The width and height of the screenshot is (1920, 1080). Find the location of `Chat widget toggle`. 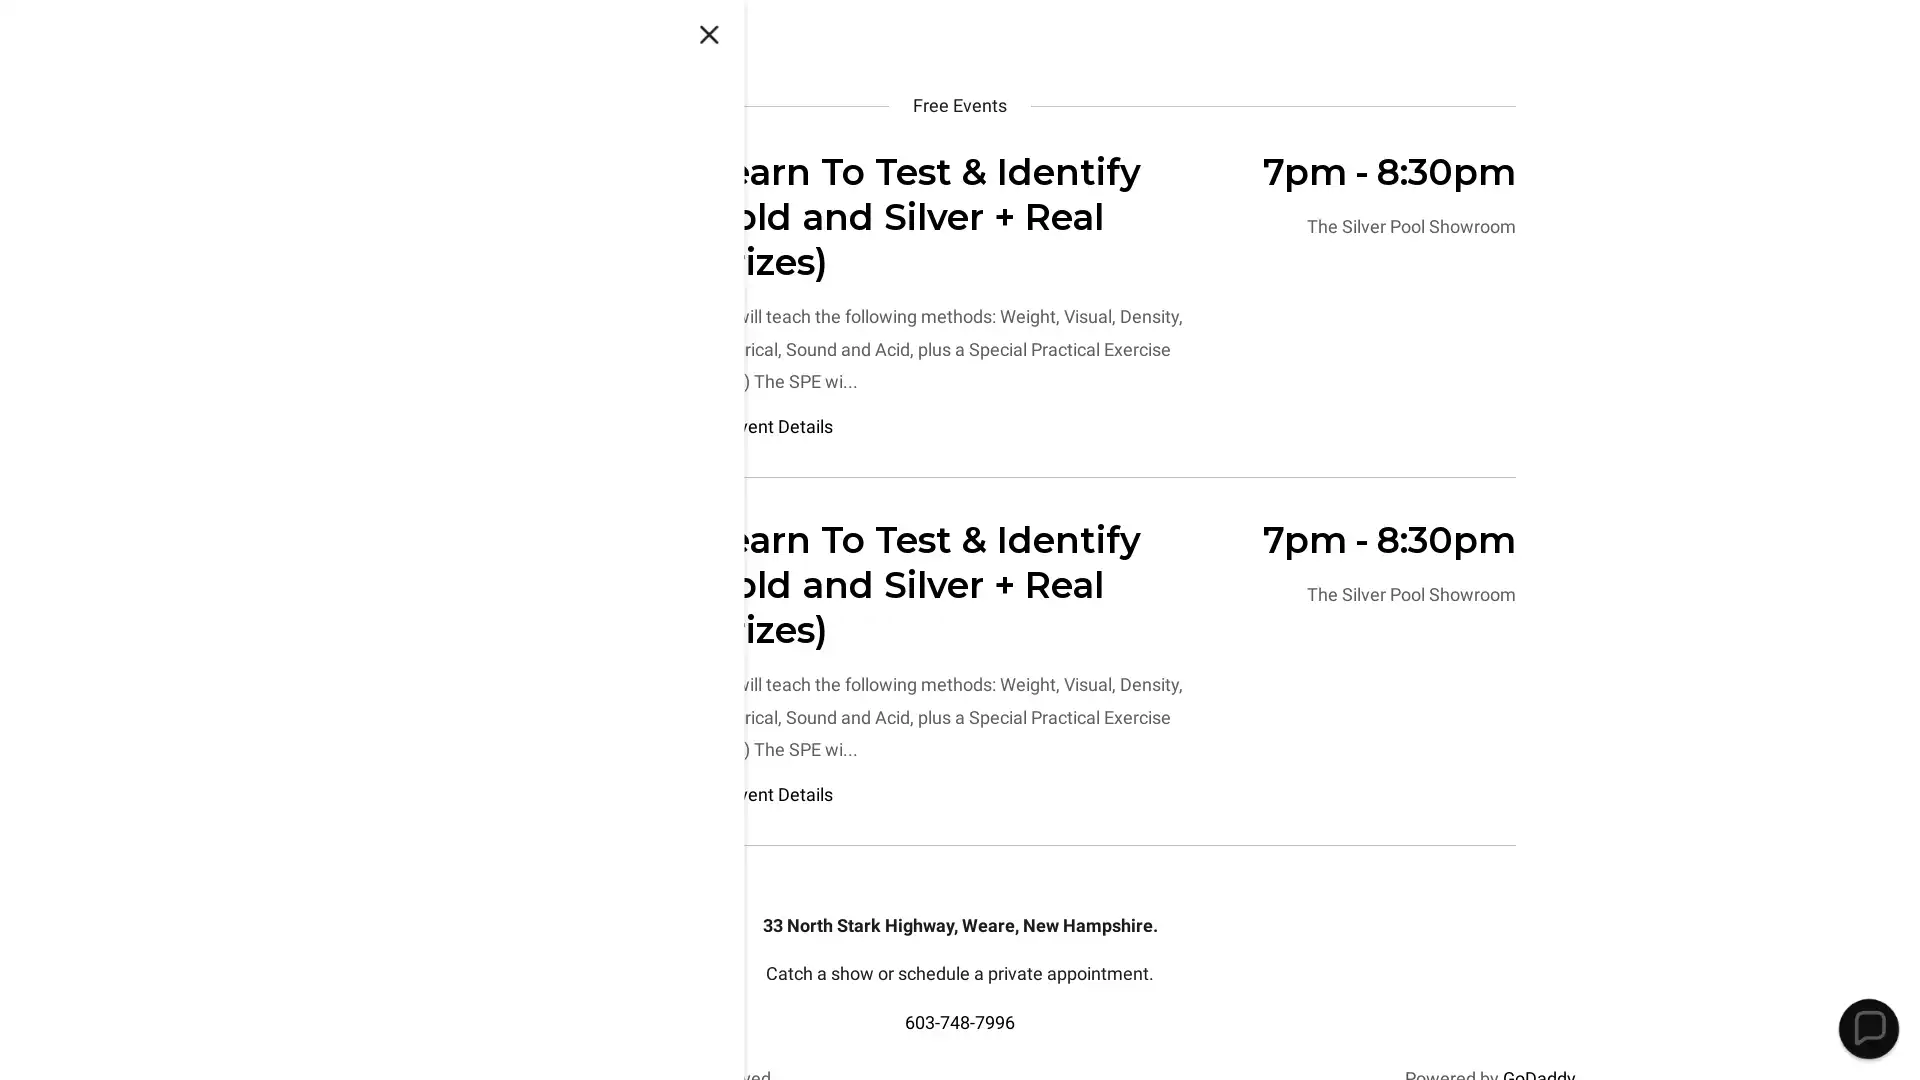

Chat widget toggle is located at coordinates (1867, 1029).